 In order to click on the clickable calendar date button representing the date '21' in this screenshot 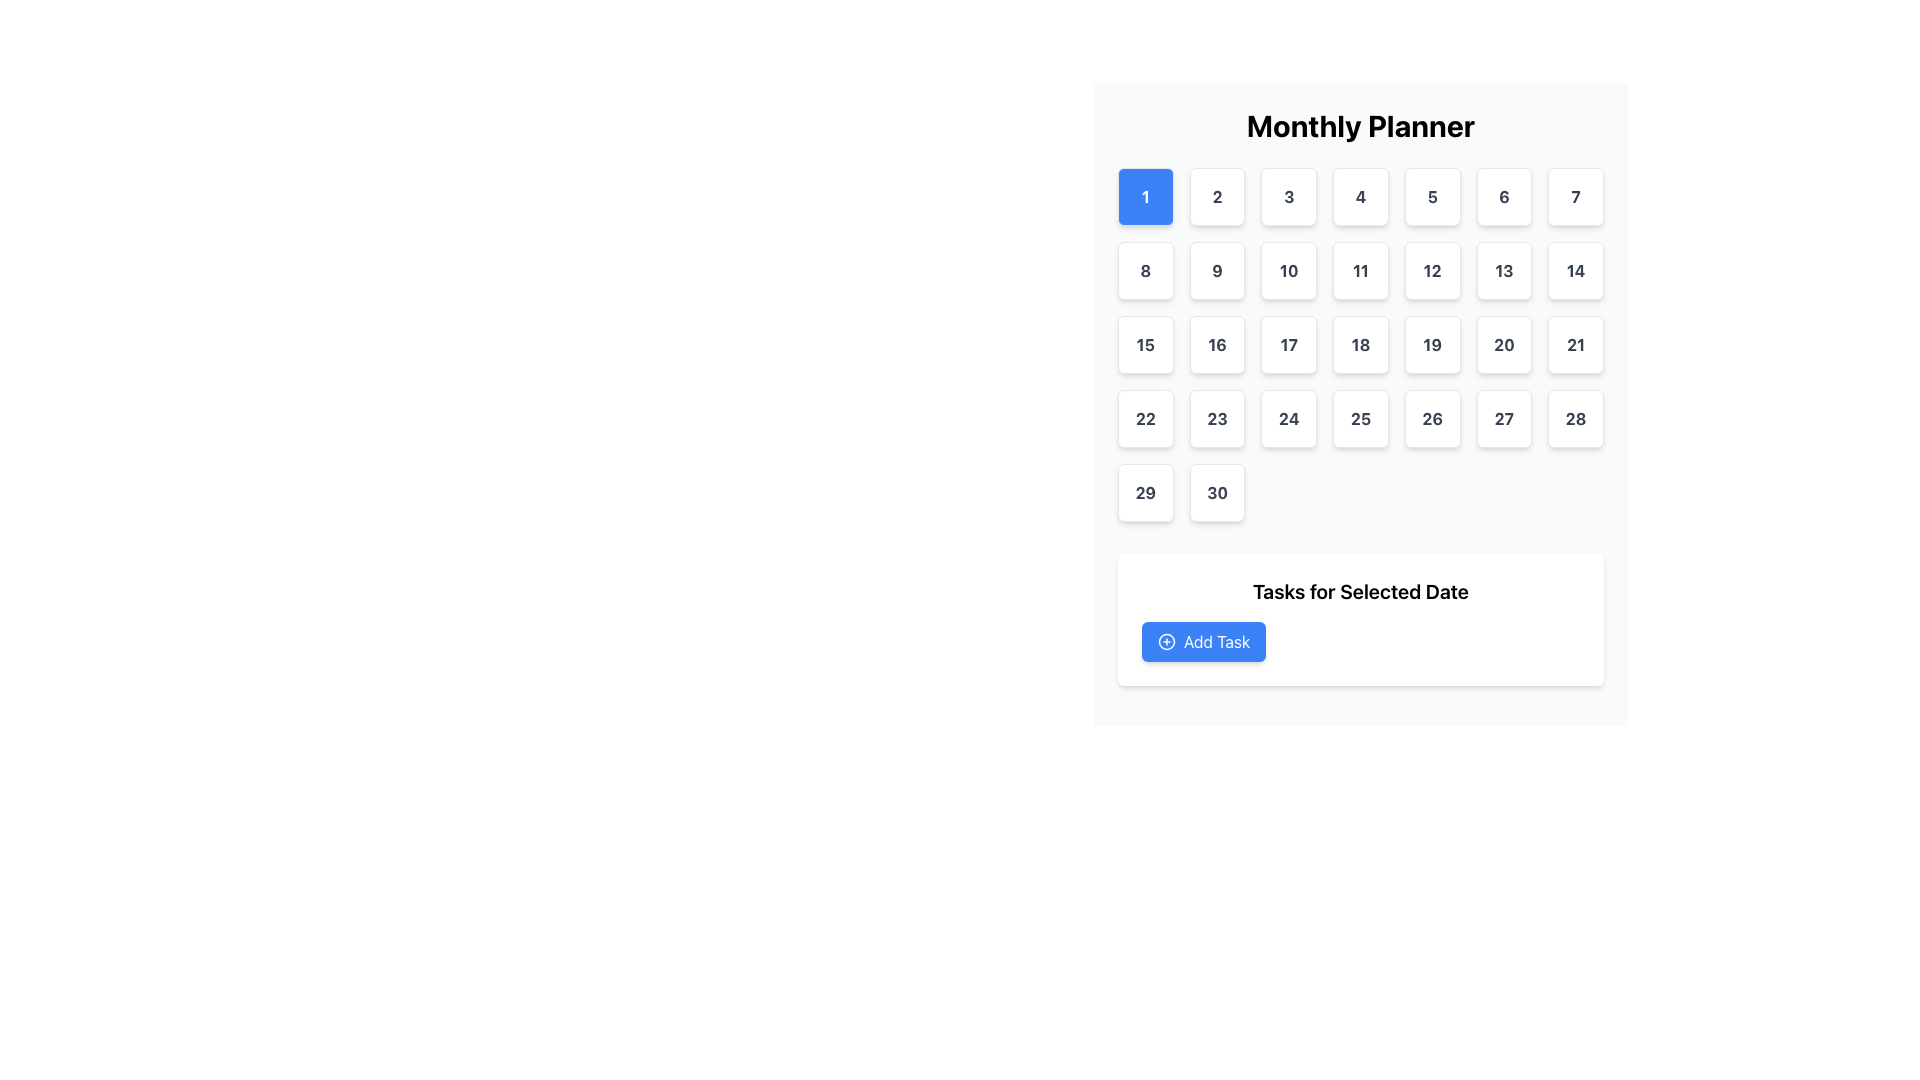, I will do `click(1575, 343)`.